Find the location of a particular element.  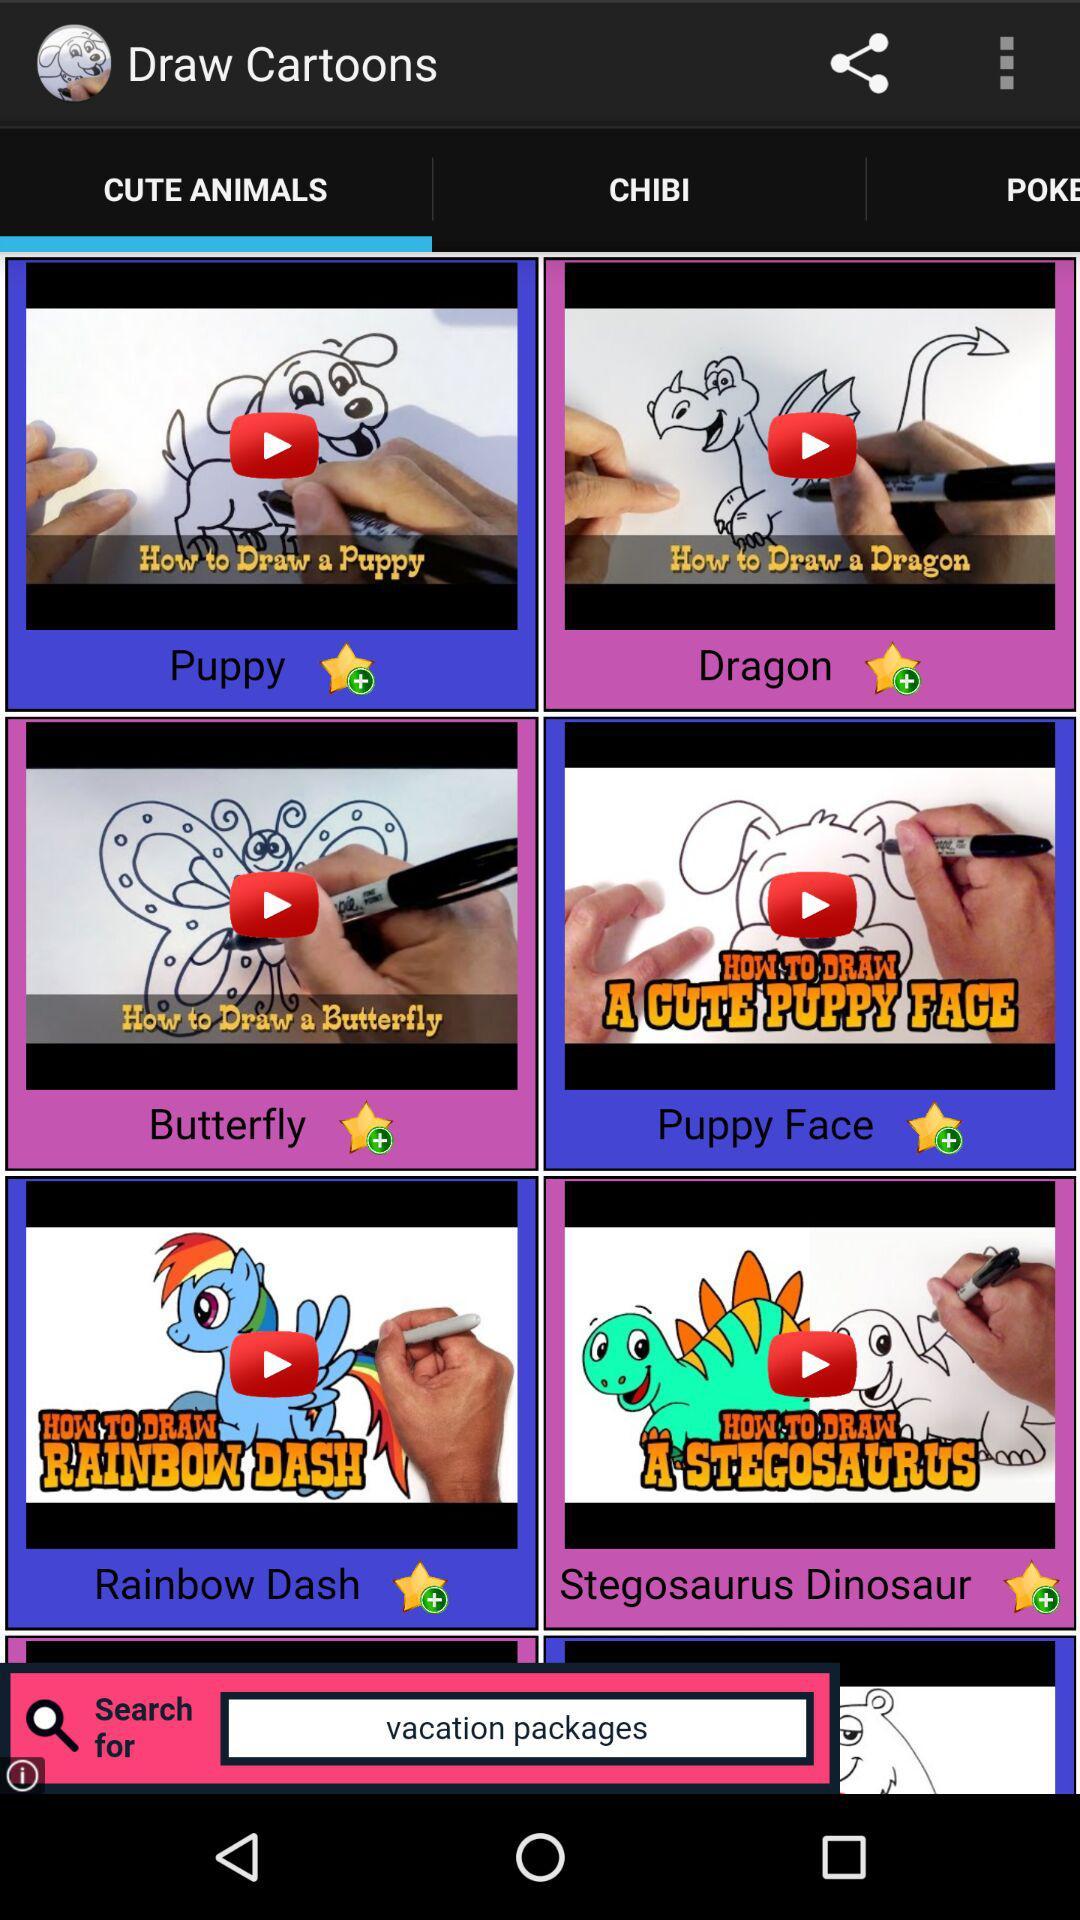

search for a term is located at coordinates (419, 1727).